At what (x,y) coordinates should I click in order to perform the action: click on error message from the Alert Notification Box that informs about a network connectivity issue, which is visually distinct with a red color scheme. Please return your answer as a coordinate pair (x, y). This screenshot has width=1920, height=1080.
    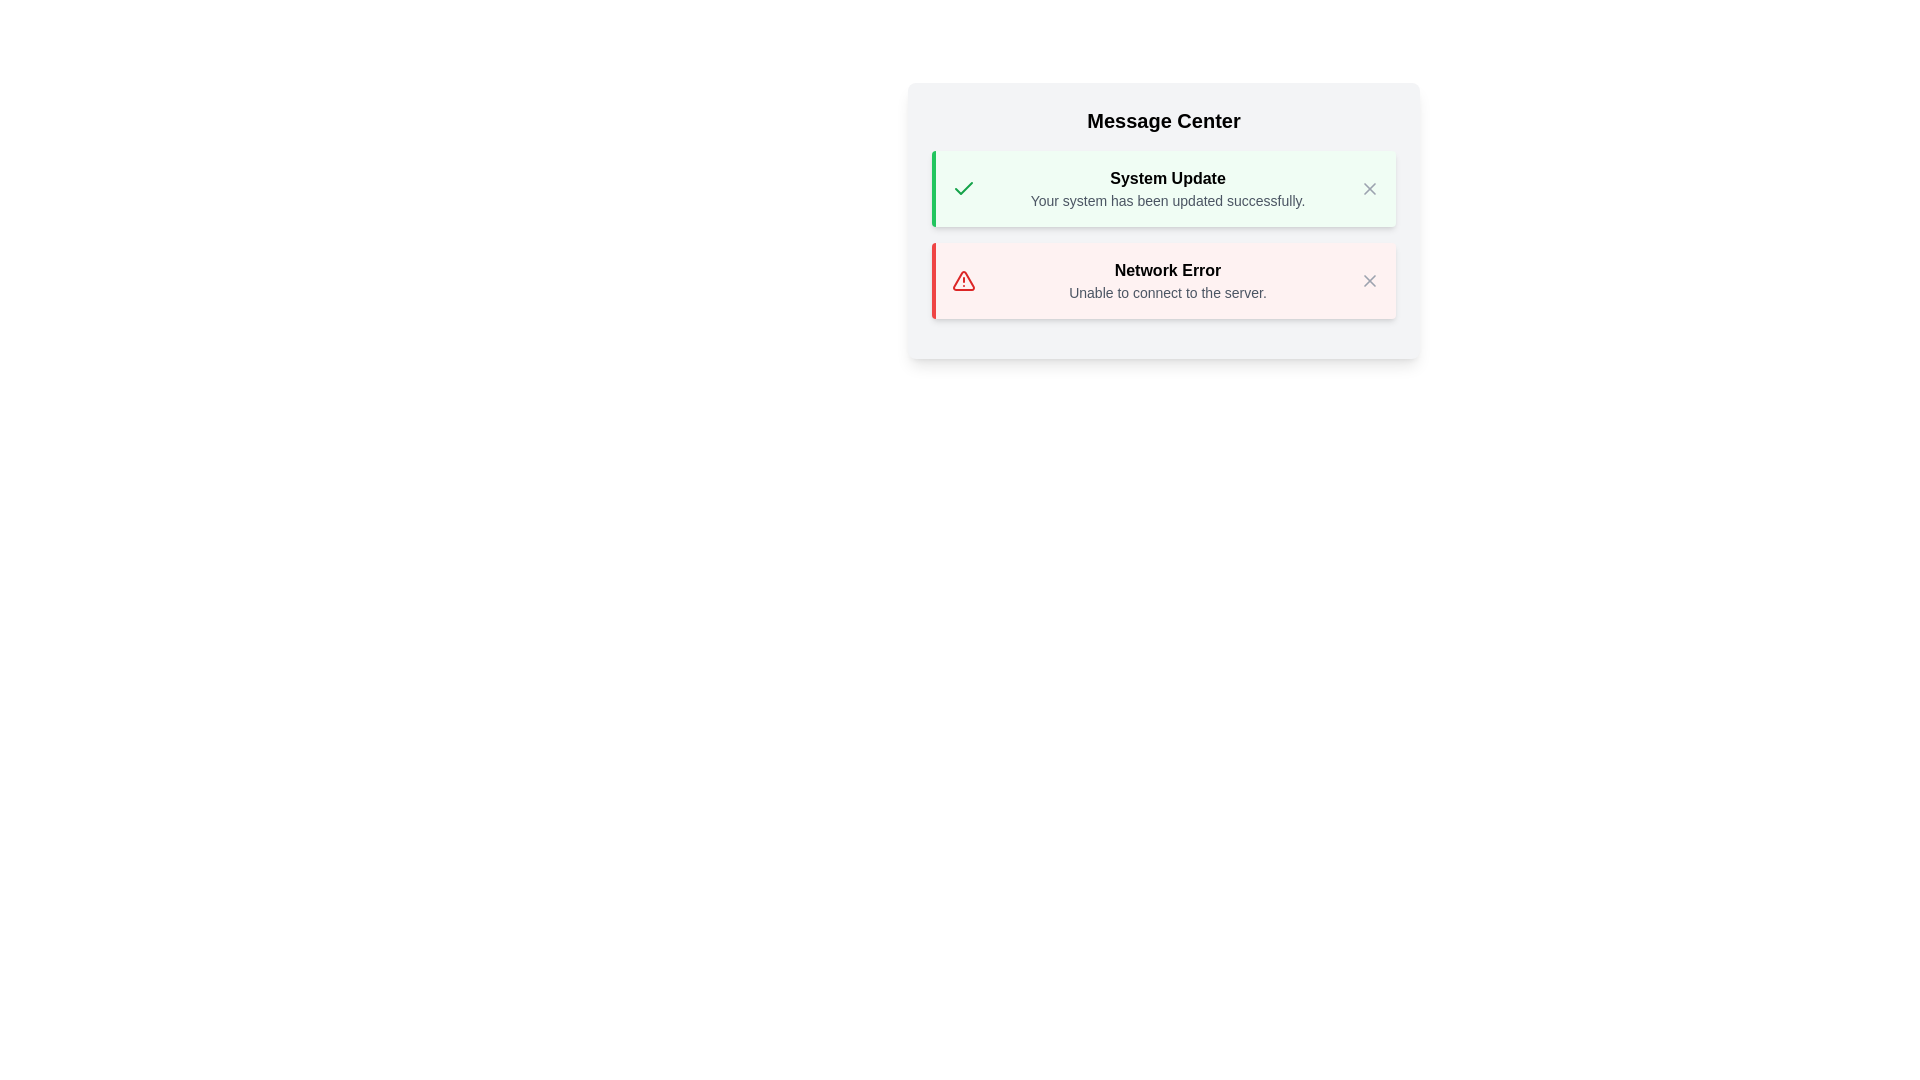
    Looking at the image, I should click on (1163, 281).